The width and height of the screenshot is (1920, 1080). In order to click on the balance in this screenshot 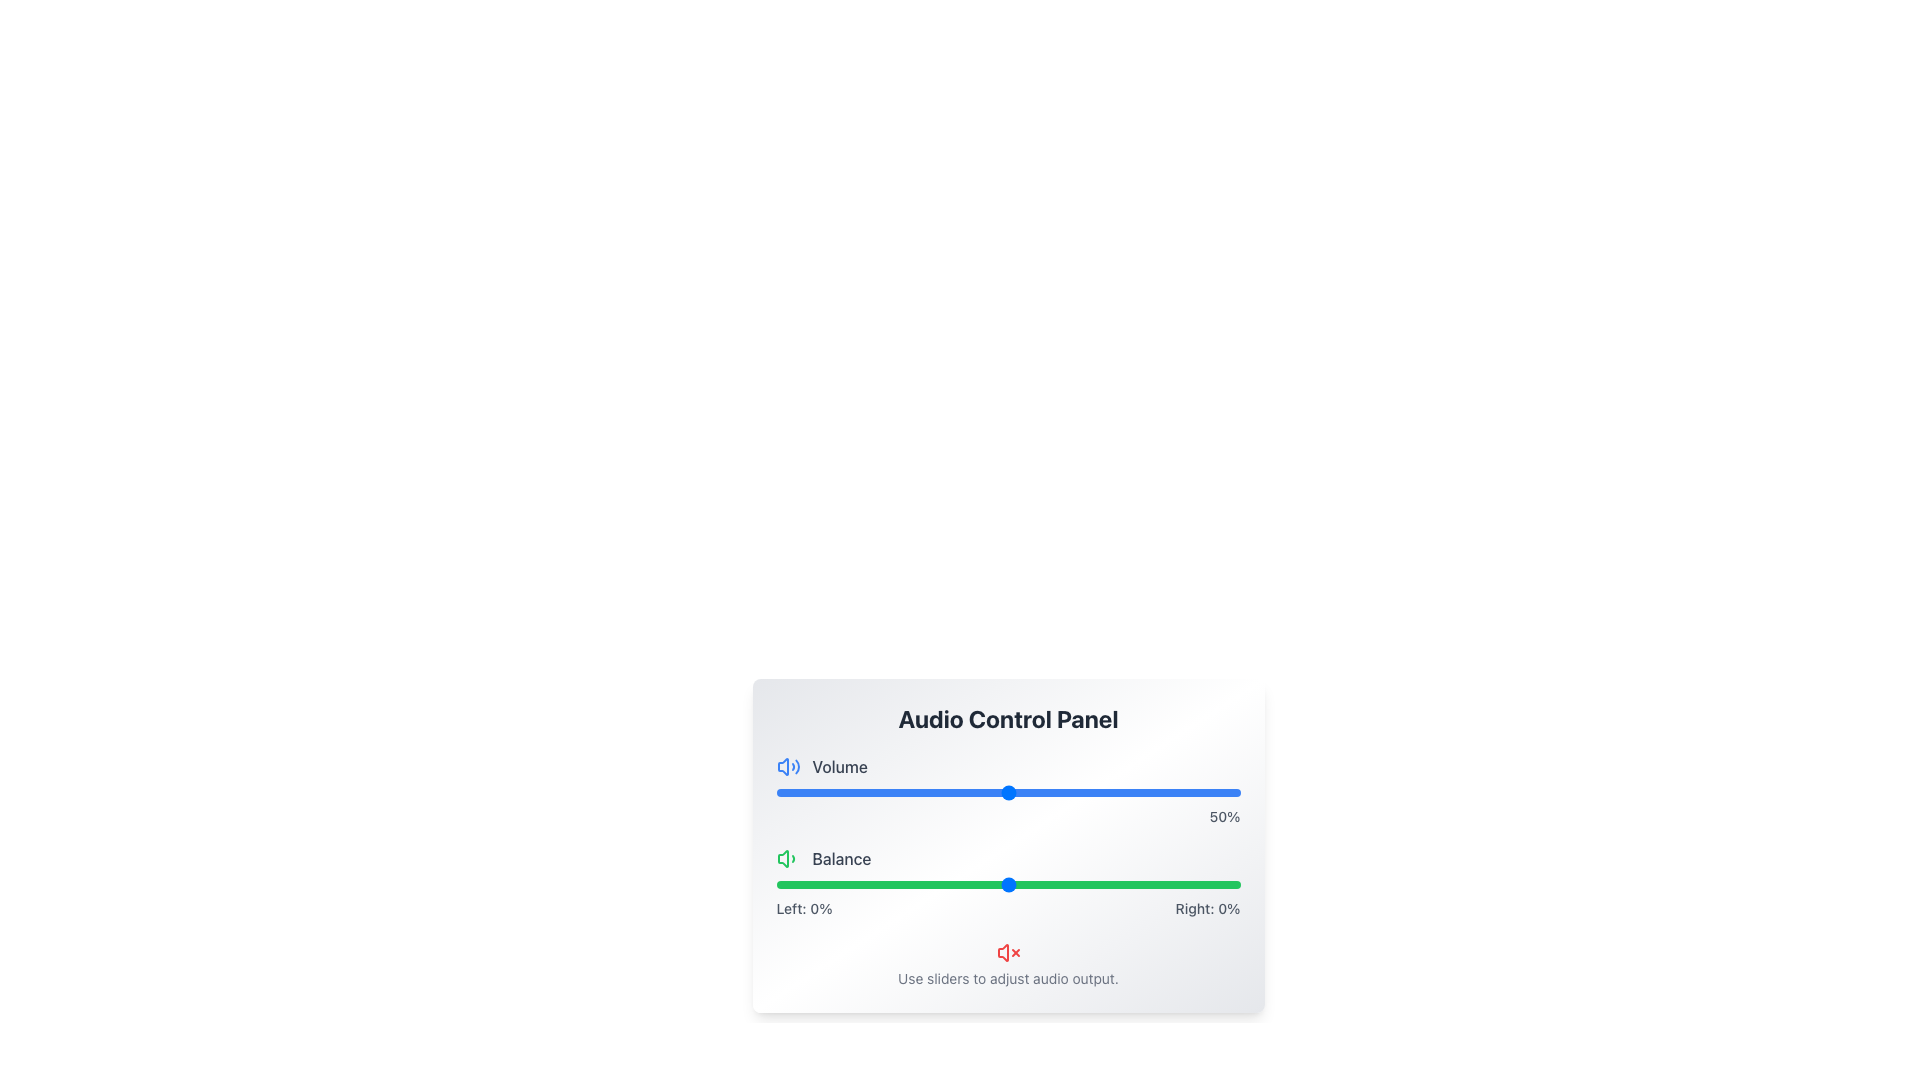, I will do `click(1180, 883)`.